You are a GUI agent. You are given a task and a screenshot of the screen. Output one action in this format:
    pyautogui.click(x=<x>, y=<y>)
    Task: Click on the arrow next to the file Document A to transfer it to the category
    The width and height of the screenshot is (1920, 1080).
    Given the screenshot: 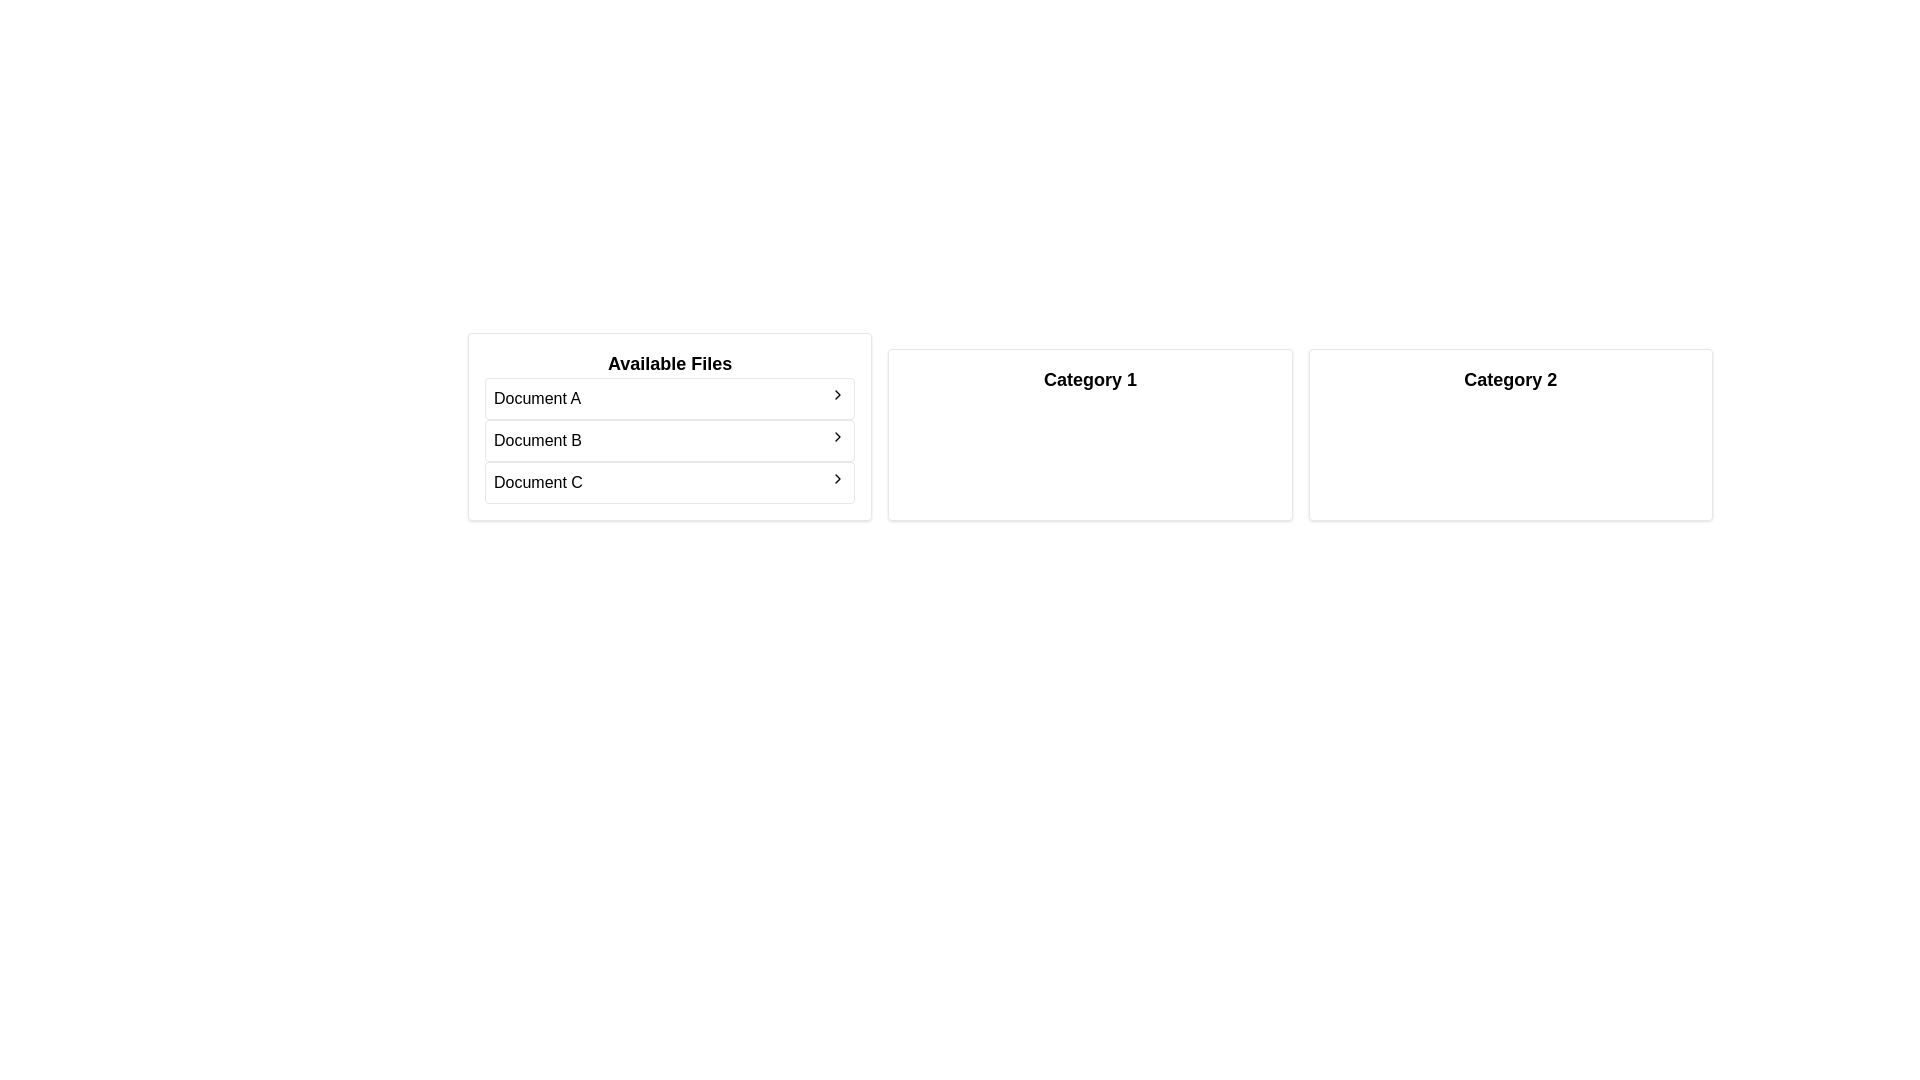 What is the action you would take?
    pyautogui.click(x=838, y=394)
    